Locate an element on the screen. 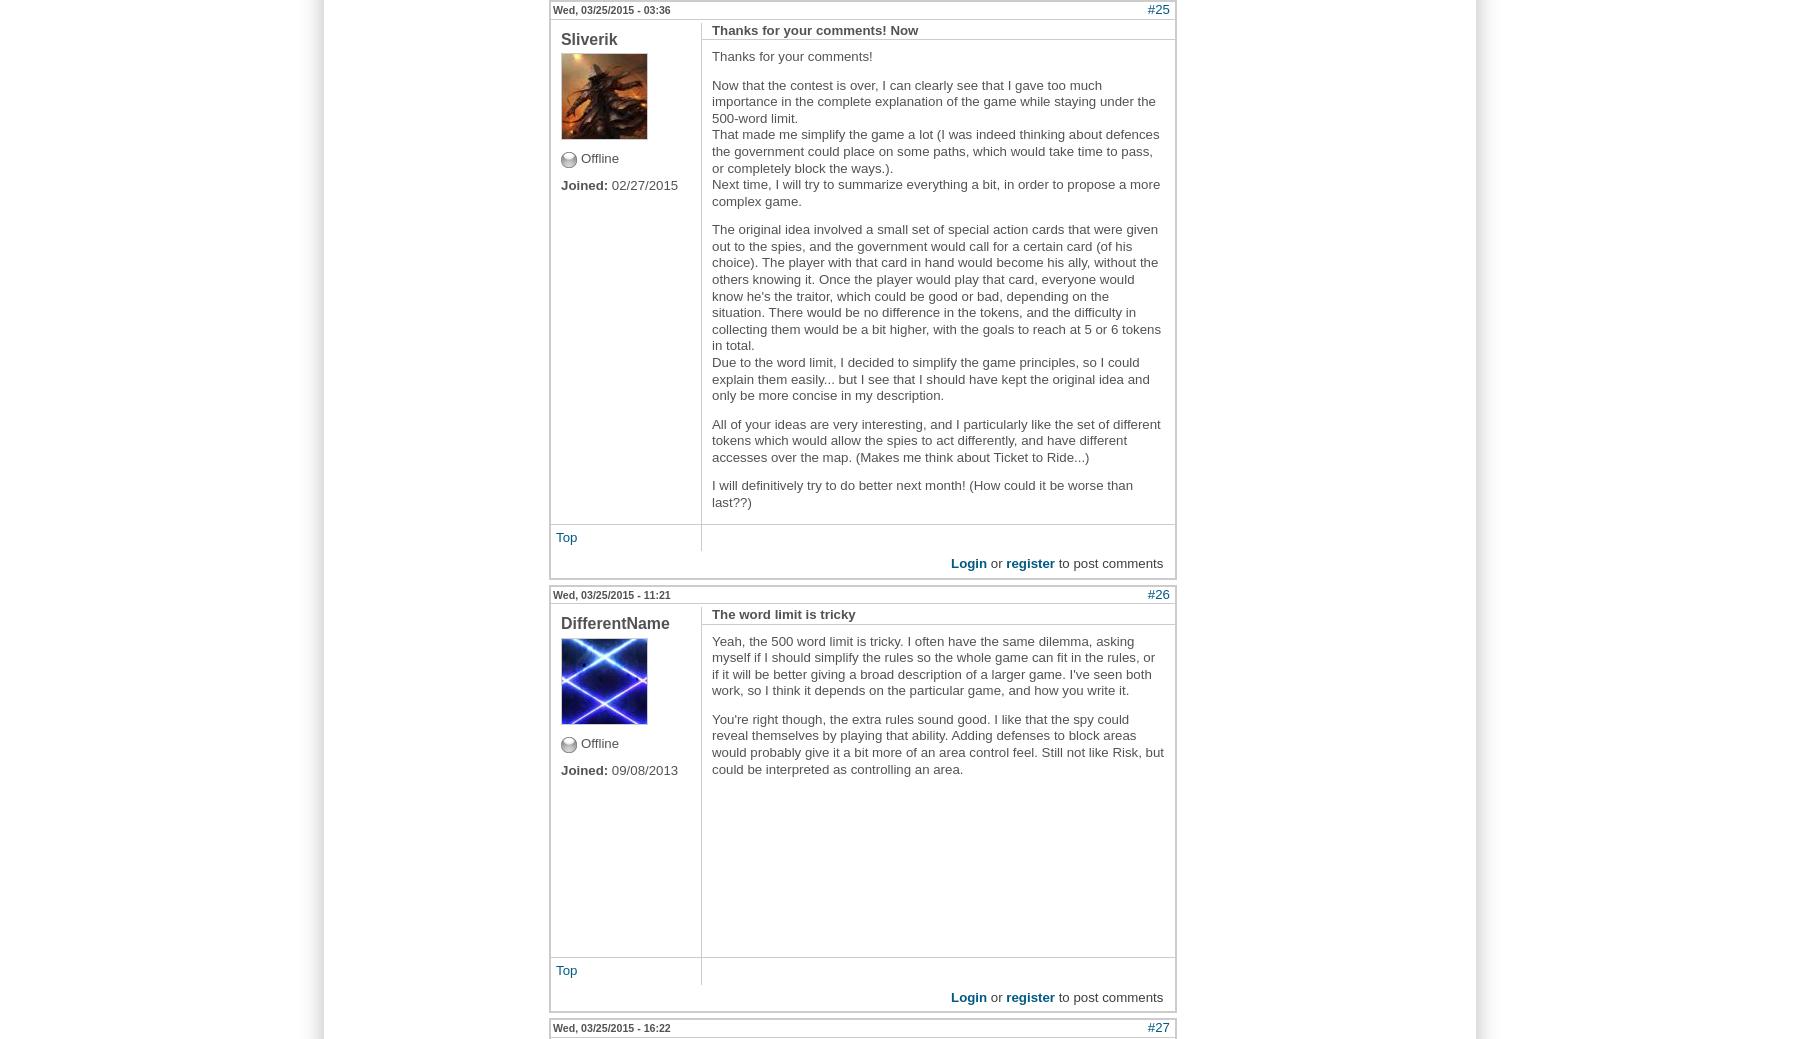 The width and height of the screenshot is (1800, 1039). 'Now that the contest is over, I can clearly see that I gave too much importance in the complete explanation of the game while staying under the 500-word limit.' is located at coordinates (932, 99).